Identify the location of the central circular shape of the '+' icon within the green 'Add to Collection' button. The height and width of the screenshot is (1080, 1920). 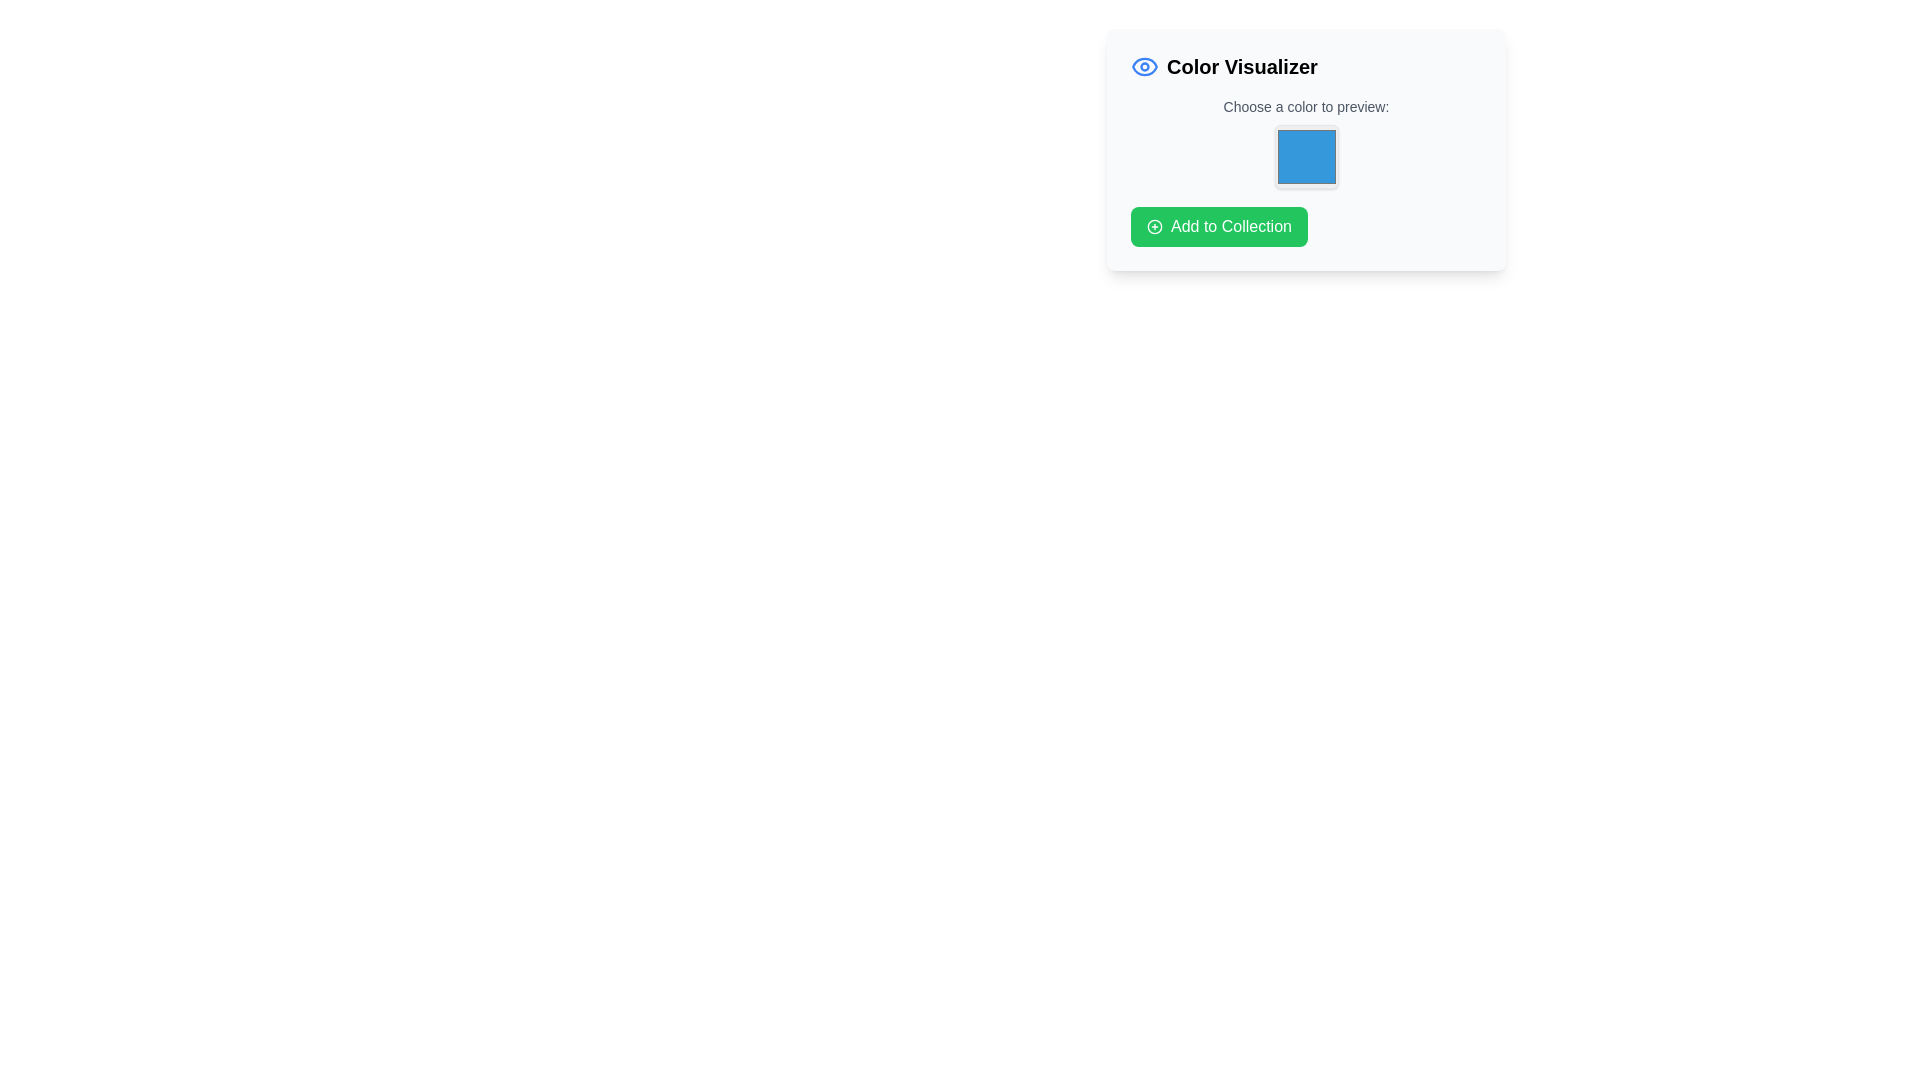
(1155, 226).